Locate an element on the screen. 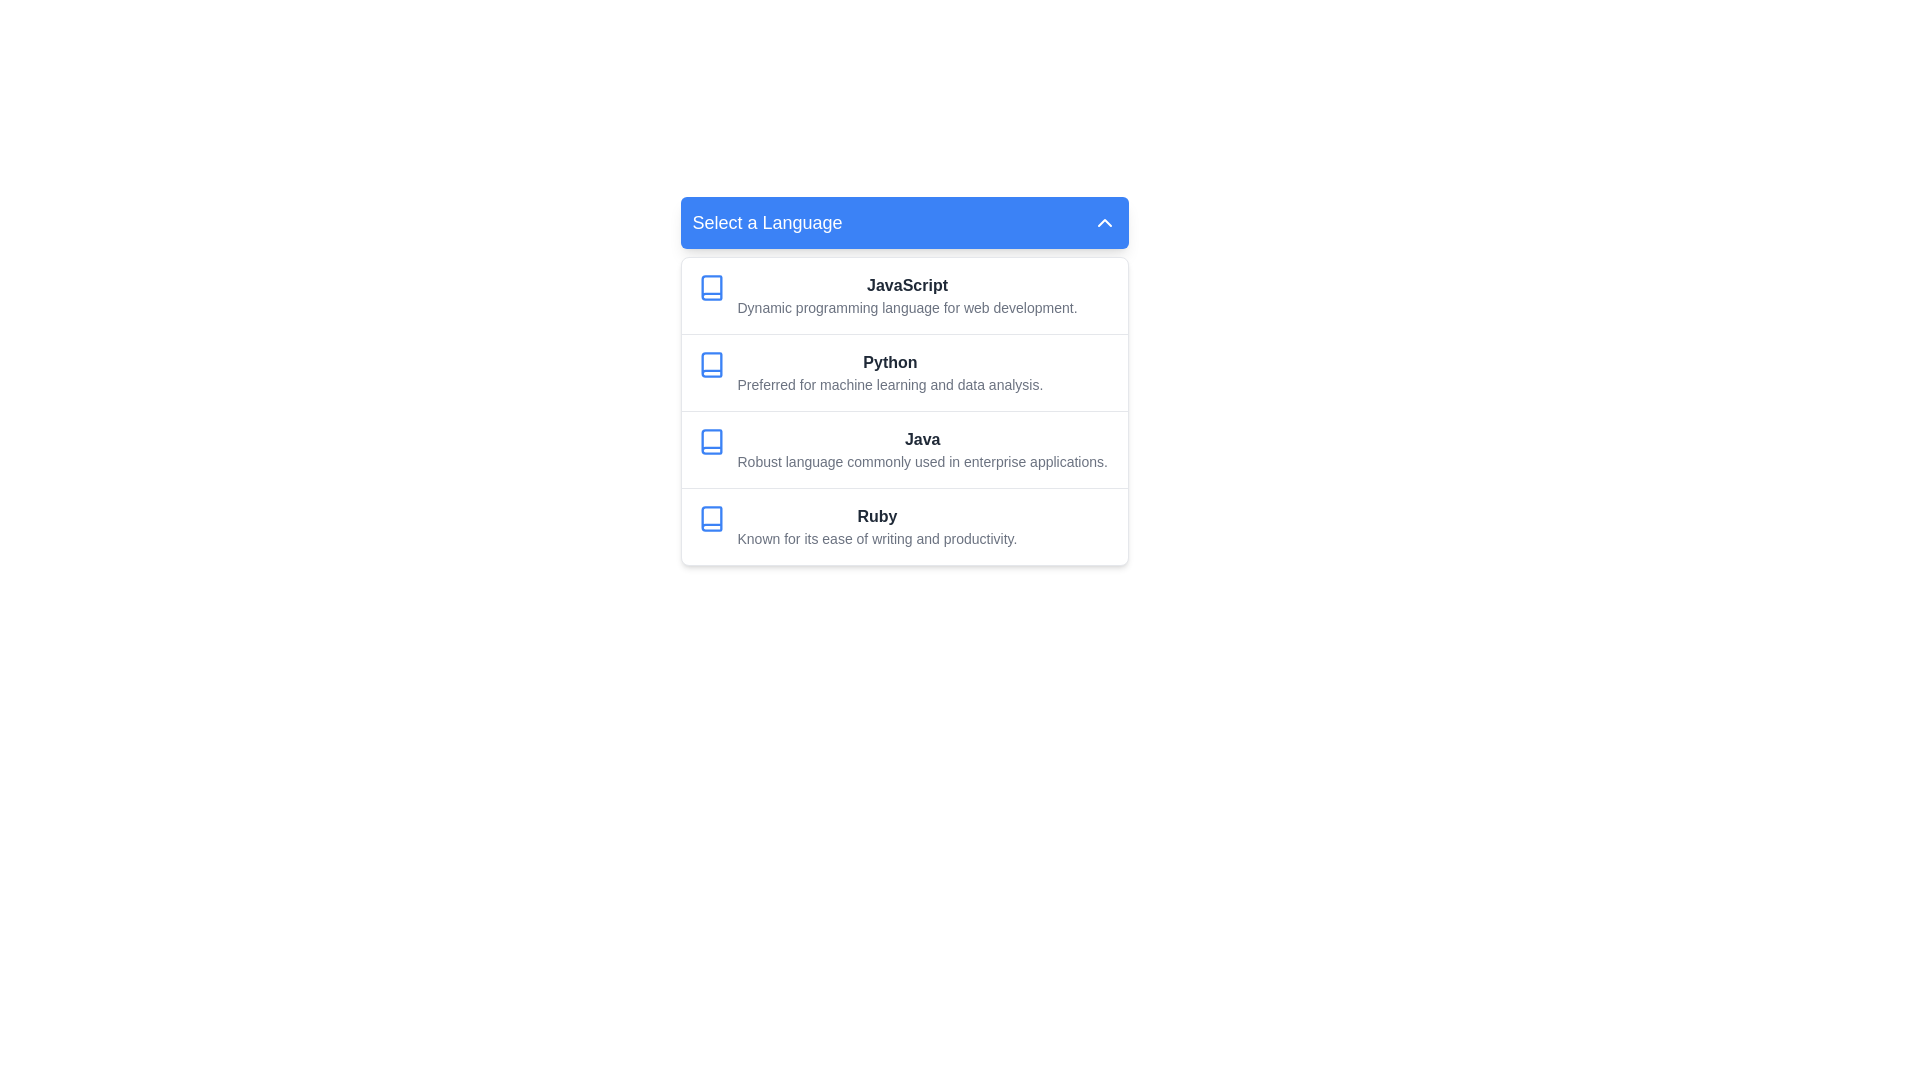 This screenshot has height=1080, width=1920. the Ruby programming language icon is located at coordinates (711, 518).